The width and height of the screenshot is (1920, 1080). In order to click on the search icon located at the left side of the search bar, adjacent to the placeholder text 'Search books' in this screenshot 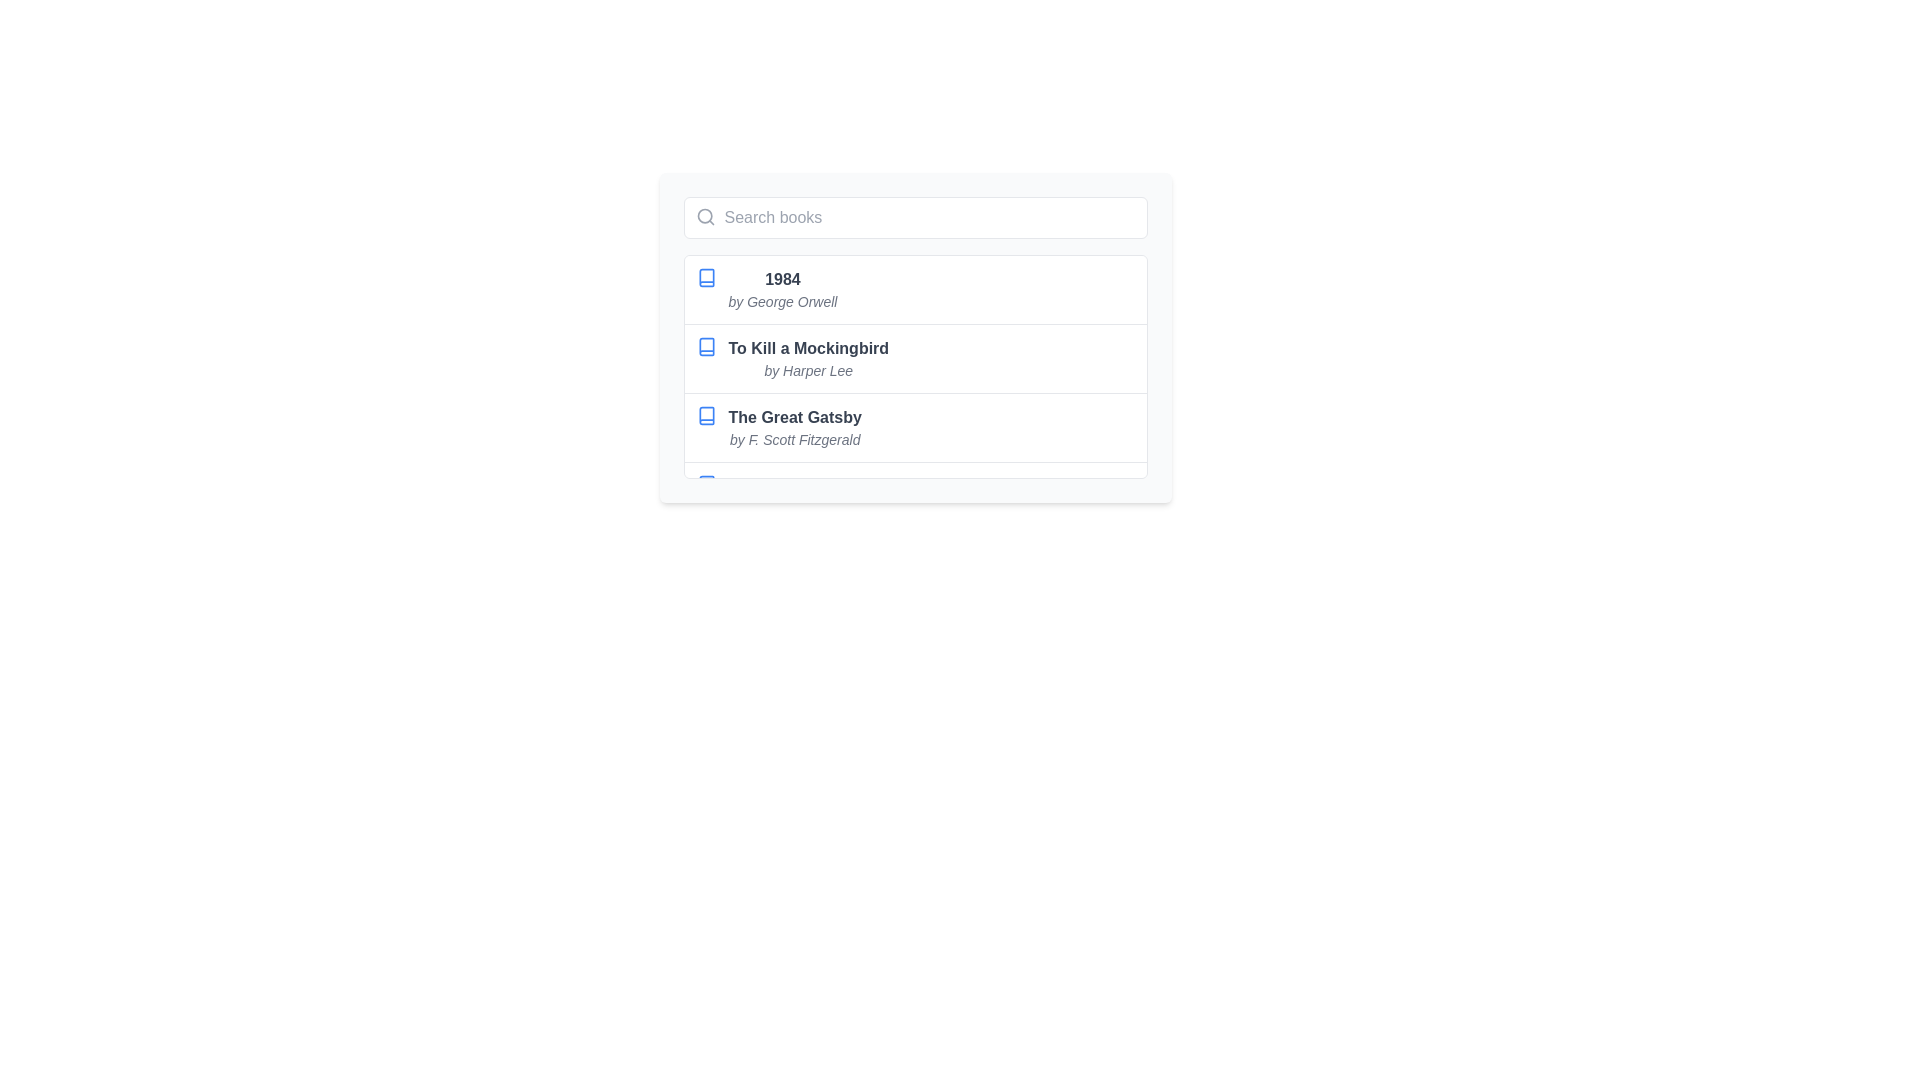, I will do `click(705, 216)`.